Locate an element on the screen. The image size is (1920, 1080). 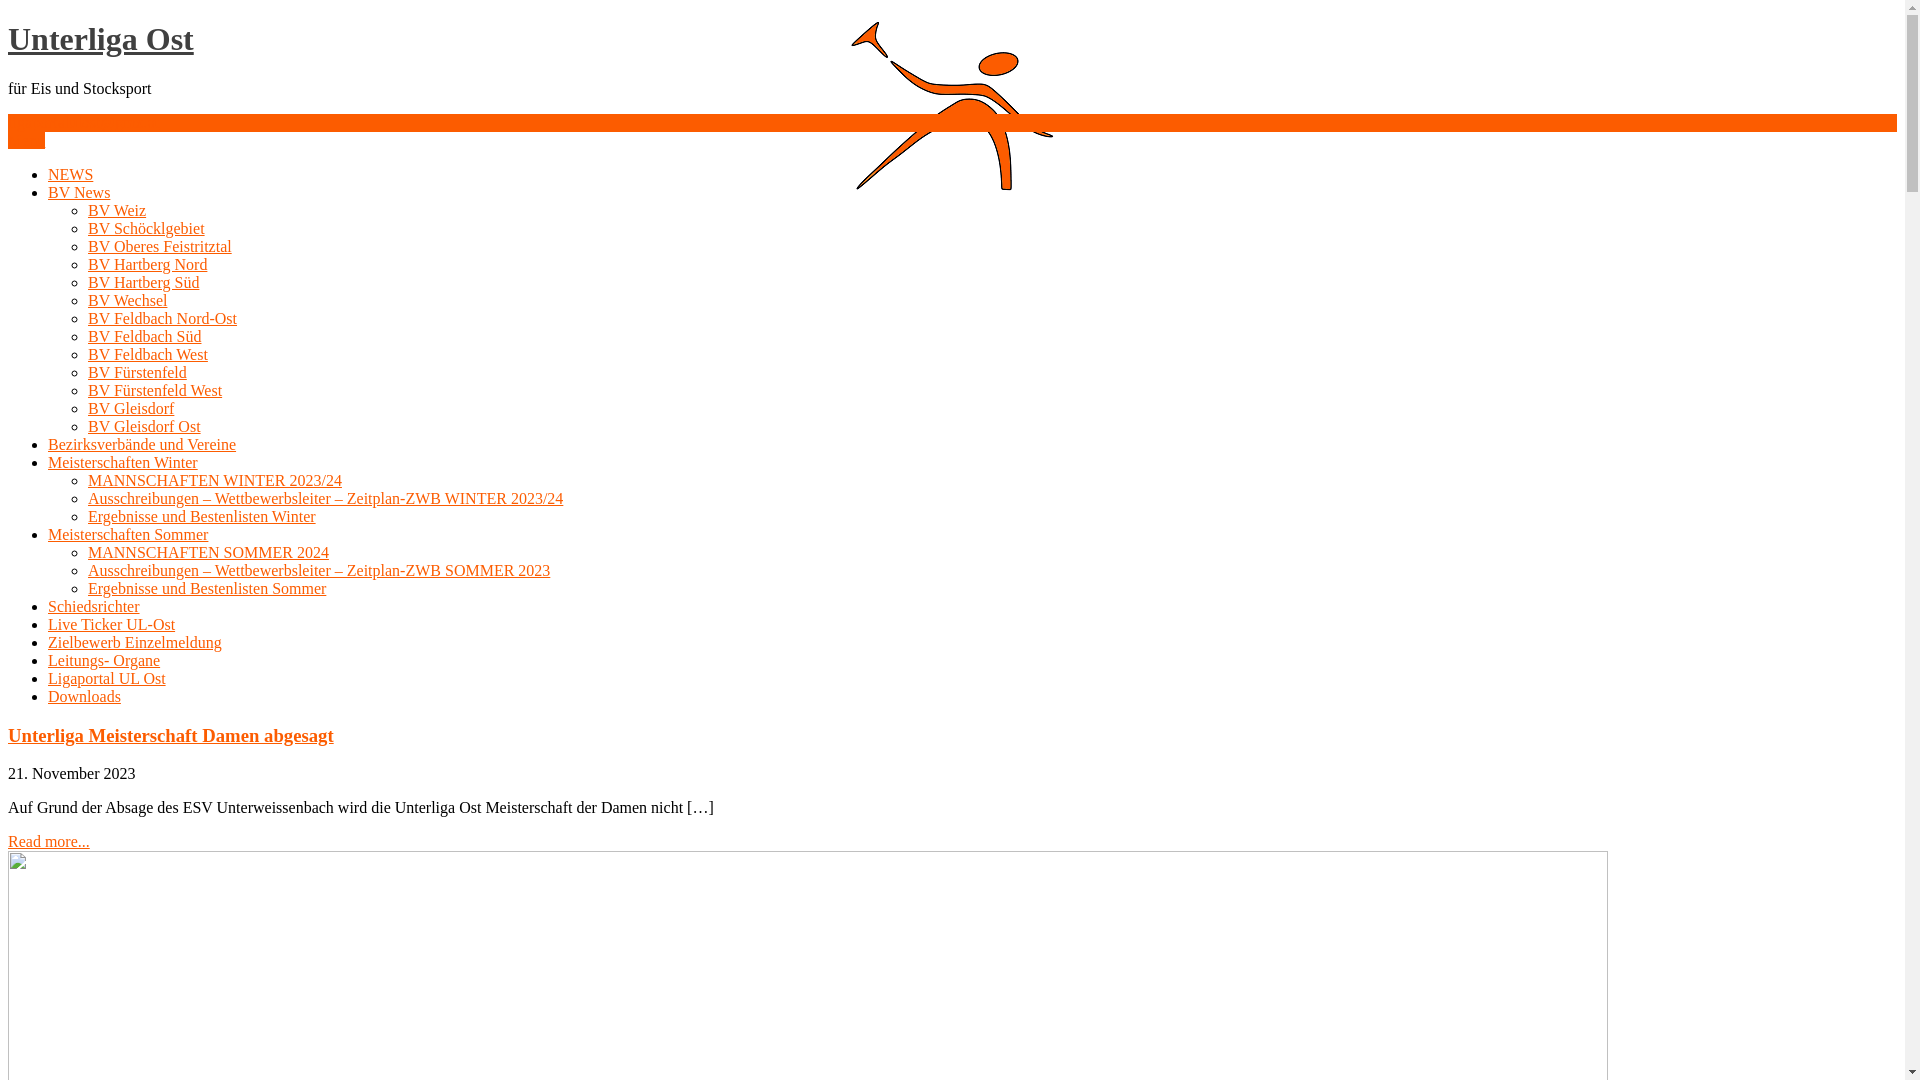
'BV Hartberg Nord' is located at coordinates (146, 263).